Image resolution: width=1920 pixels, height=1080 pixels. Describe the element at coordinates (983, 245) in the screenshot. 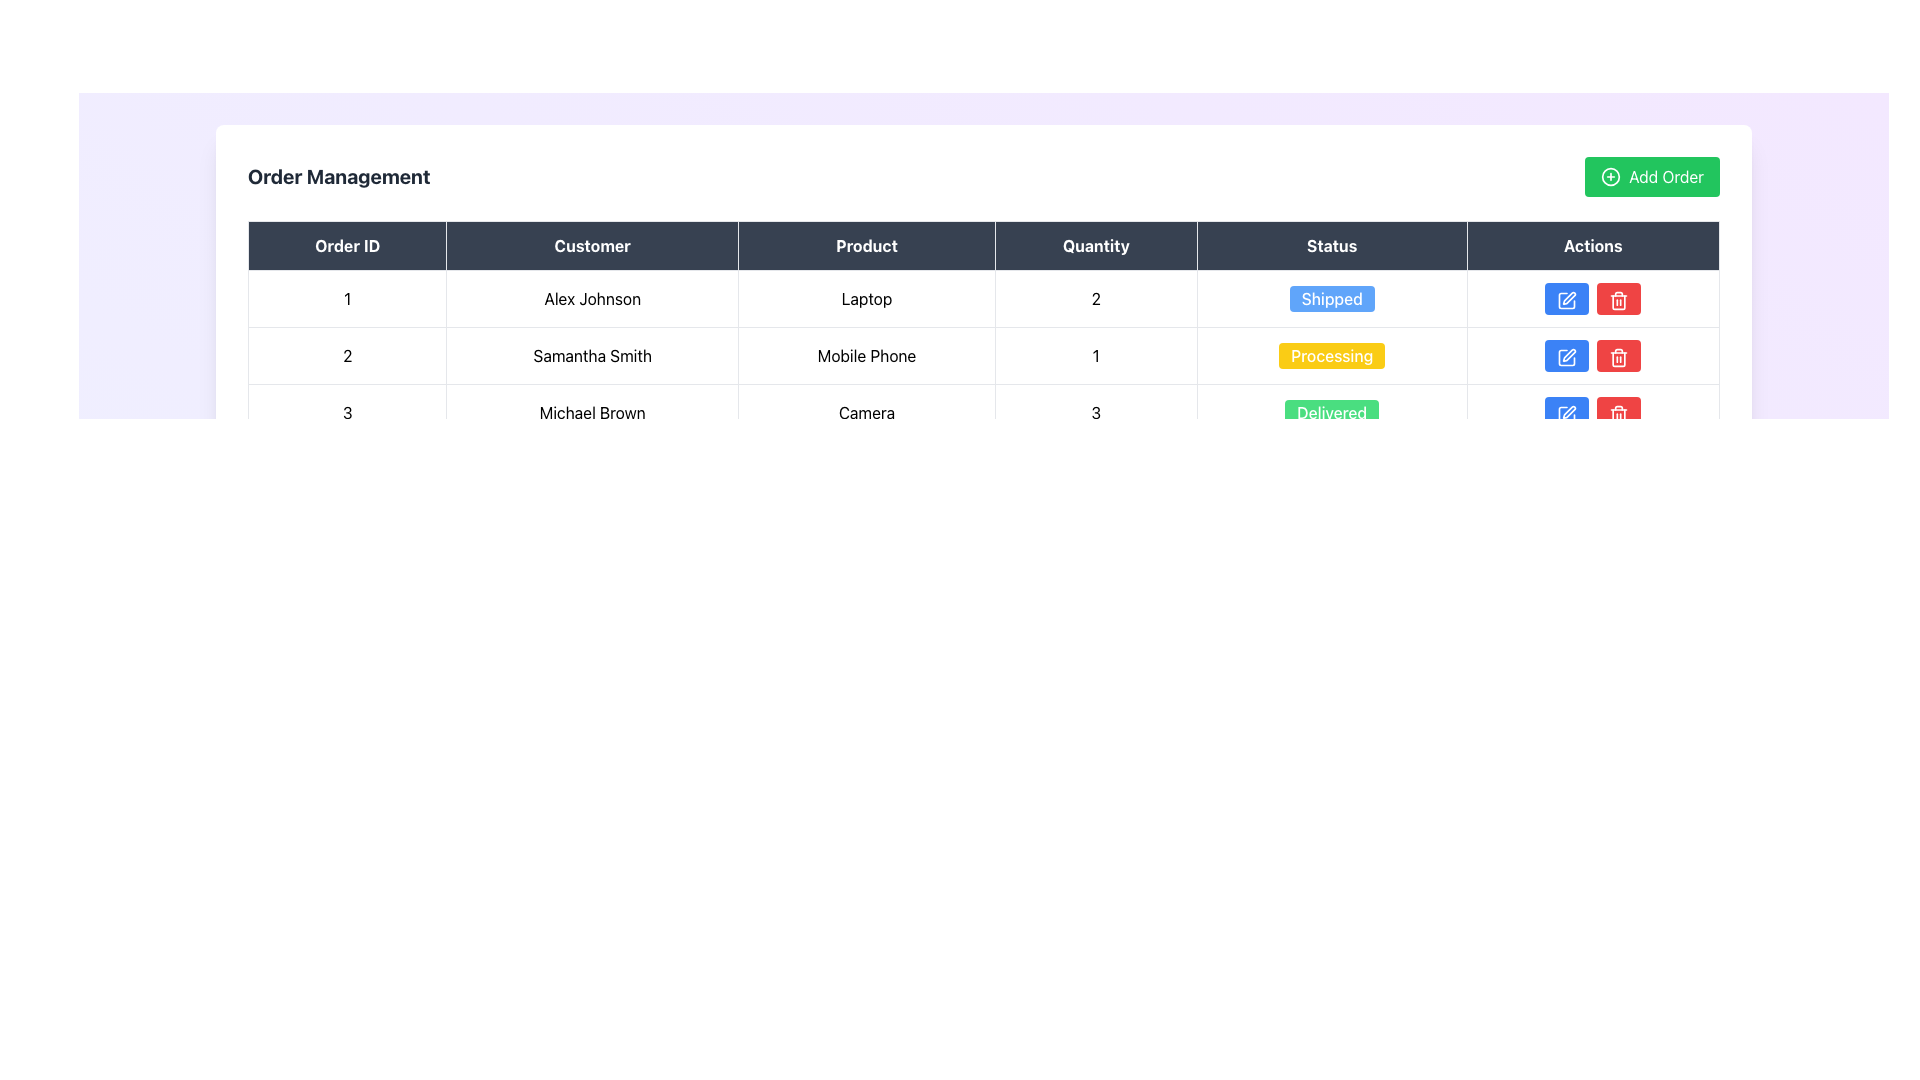

I see `the table header row with a dark gray background and white text to sort the table by the selected column` at that location.